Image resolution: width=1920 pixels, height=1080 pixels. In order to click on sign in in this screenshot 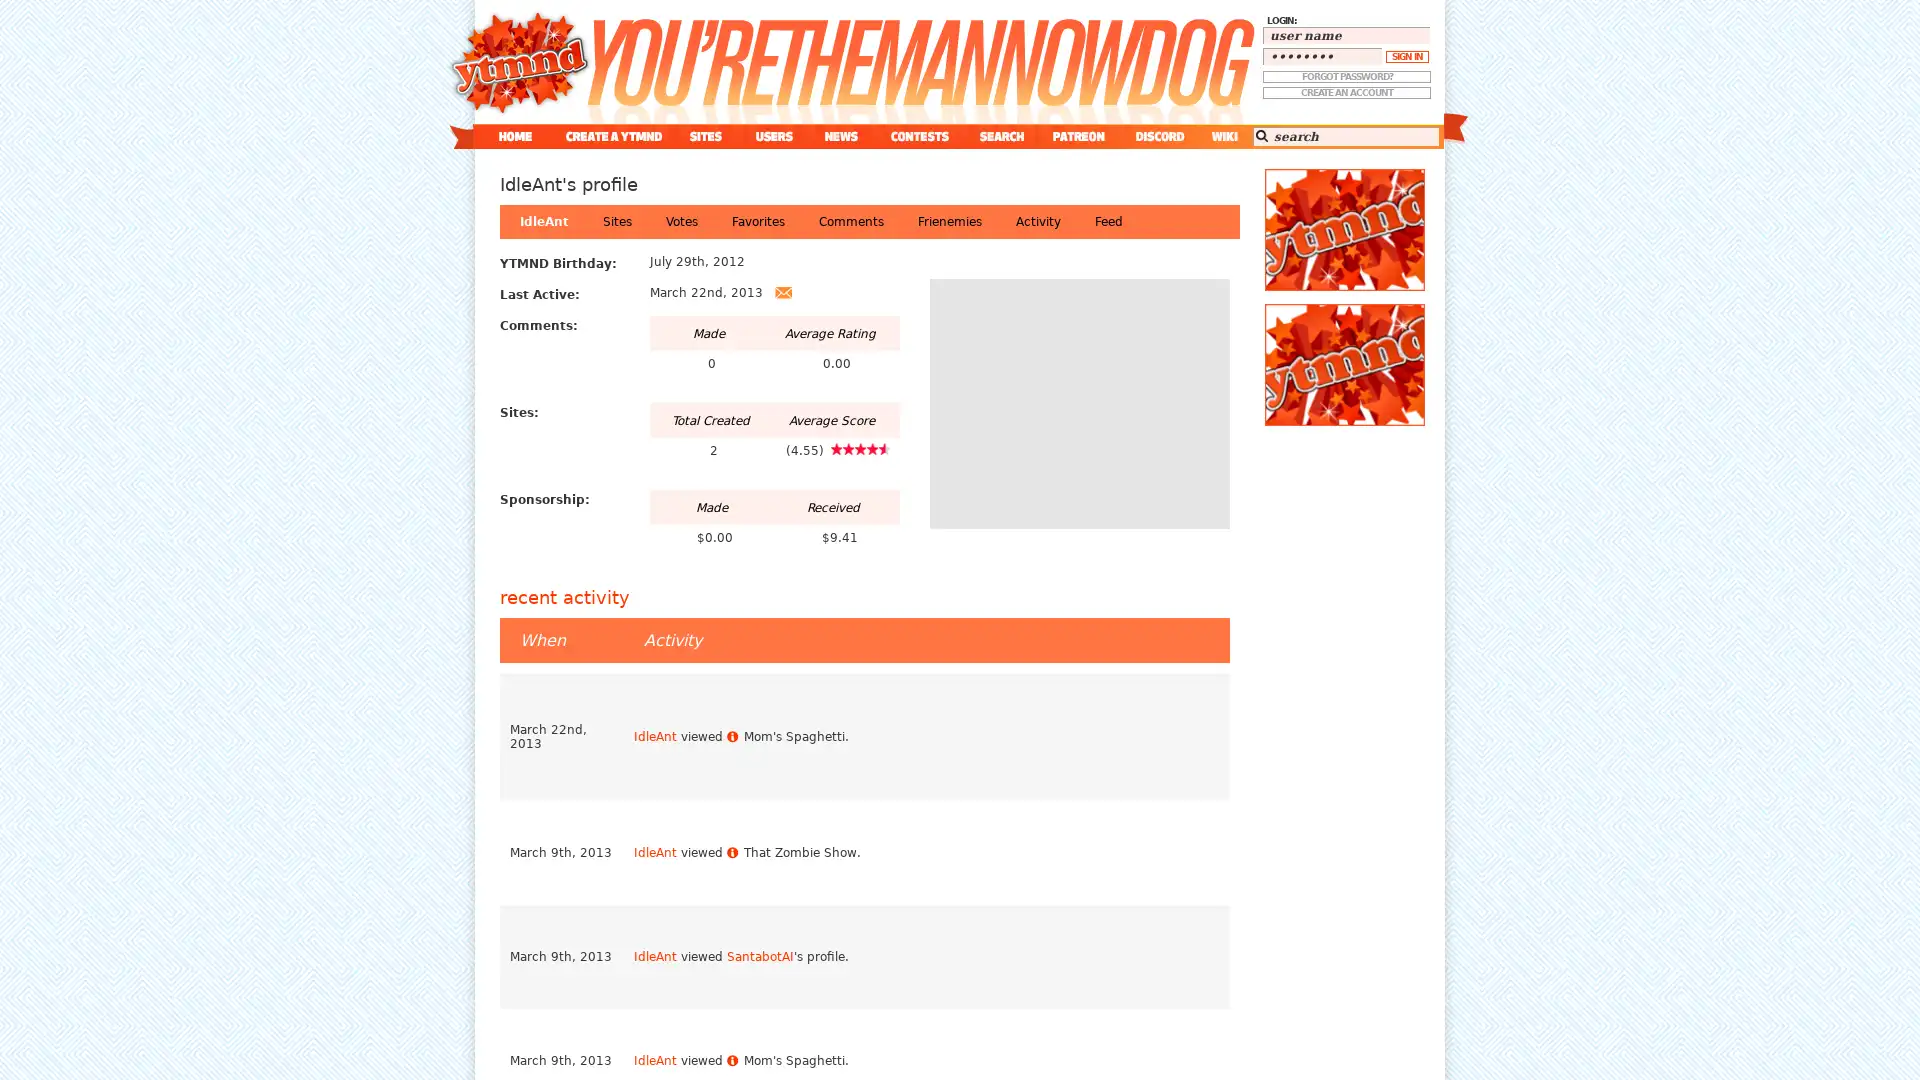, I will do `click(1406, 56)`.